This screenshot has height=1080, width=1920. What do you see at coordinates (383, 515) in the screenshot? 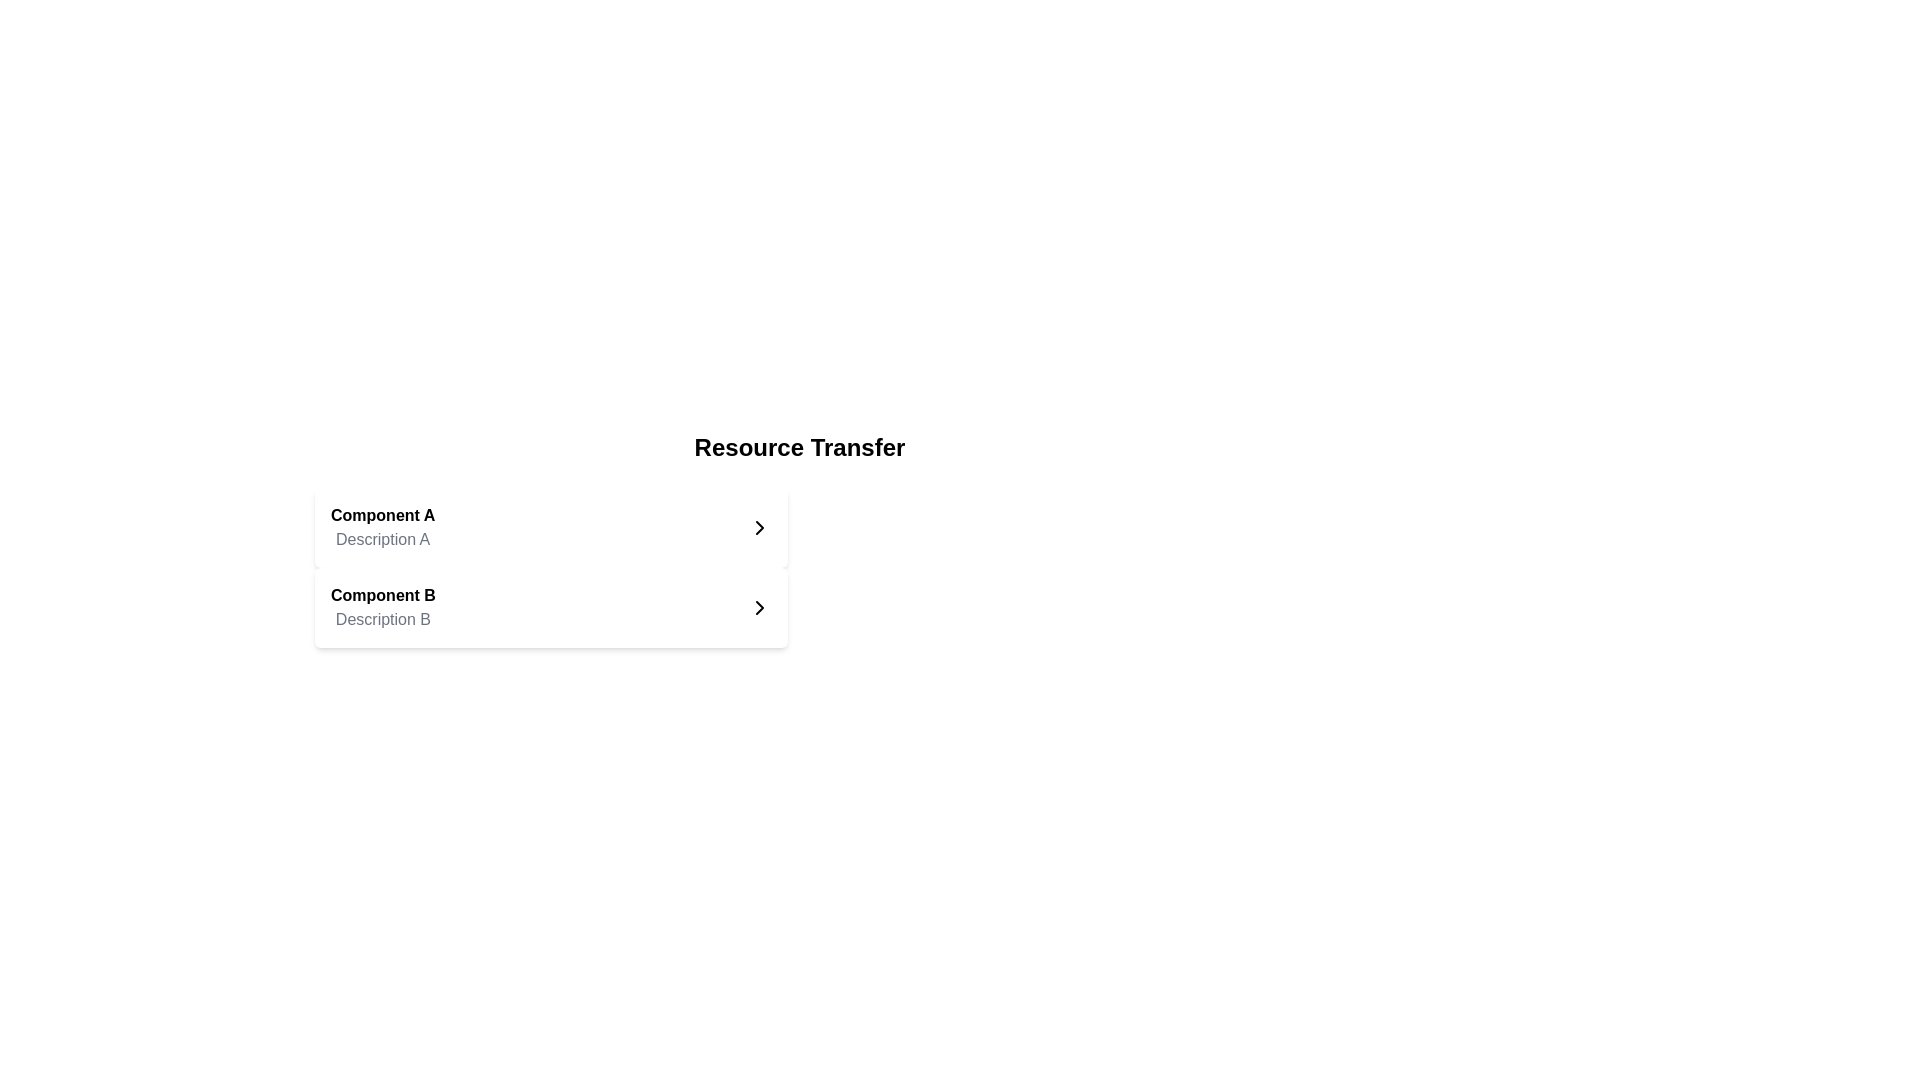
I see `bold text label 'Component A' located at the top of a grouped section in the upper-left part of the interface` at bounding box center [383, 515].